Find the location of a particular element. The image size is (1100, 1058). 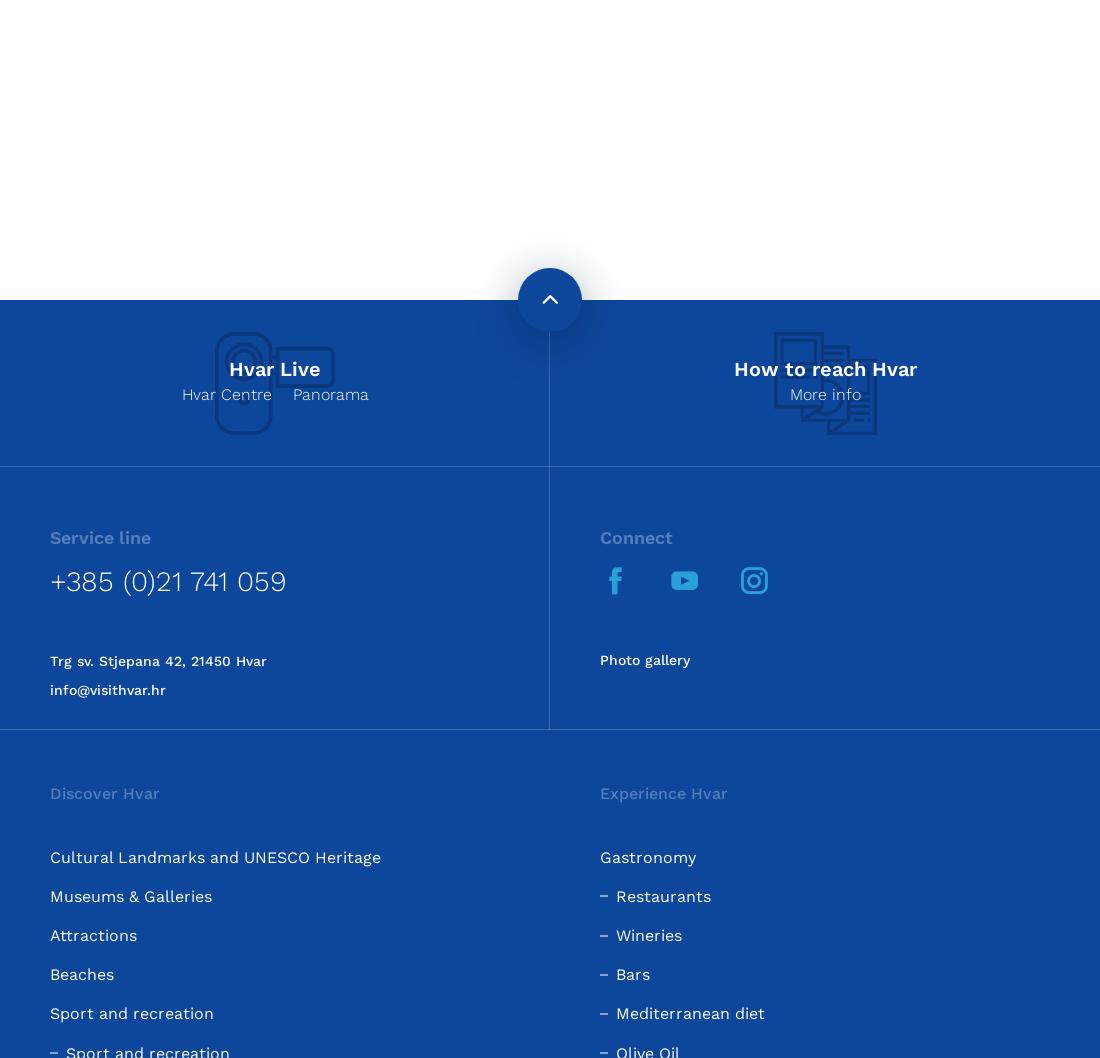

'Connect' is located at coordinates (636, 537).